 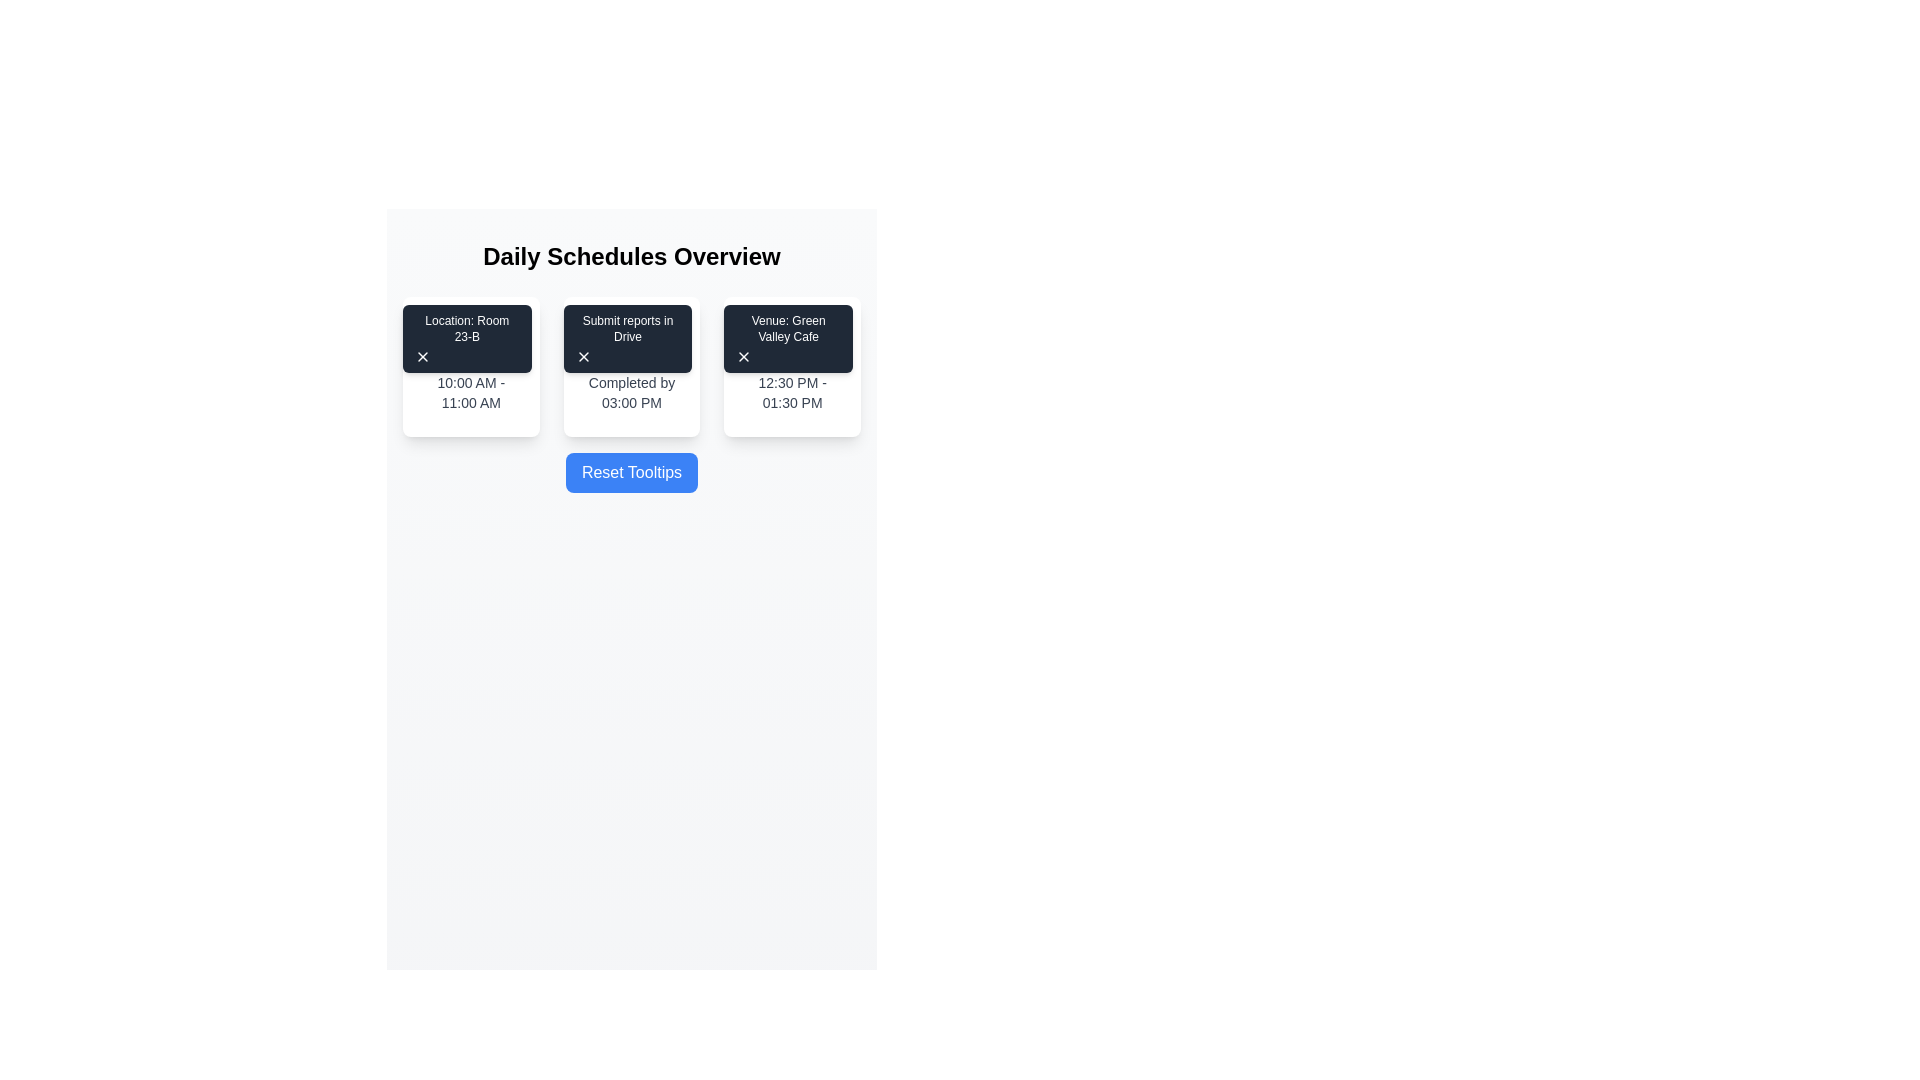 What do you see at coordinates (470, 393) in the screenshot?
I see `the text displaying the time range '10:00 AM - 11:00 AM', which is styled in a small gray font and is located beneath the 'Marketing Meeting' title in the top-left card of the layout` at bounding box center [470, 393].